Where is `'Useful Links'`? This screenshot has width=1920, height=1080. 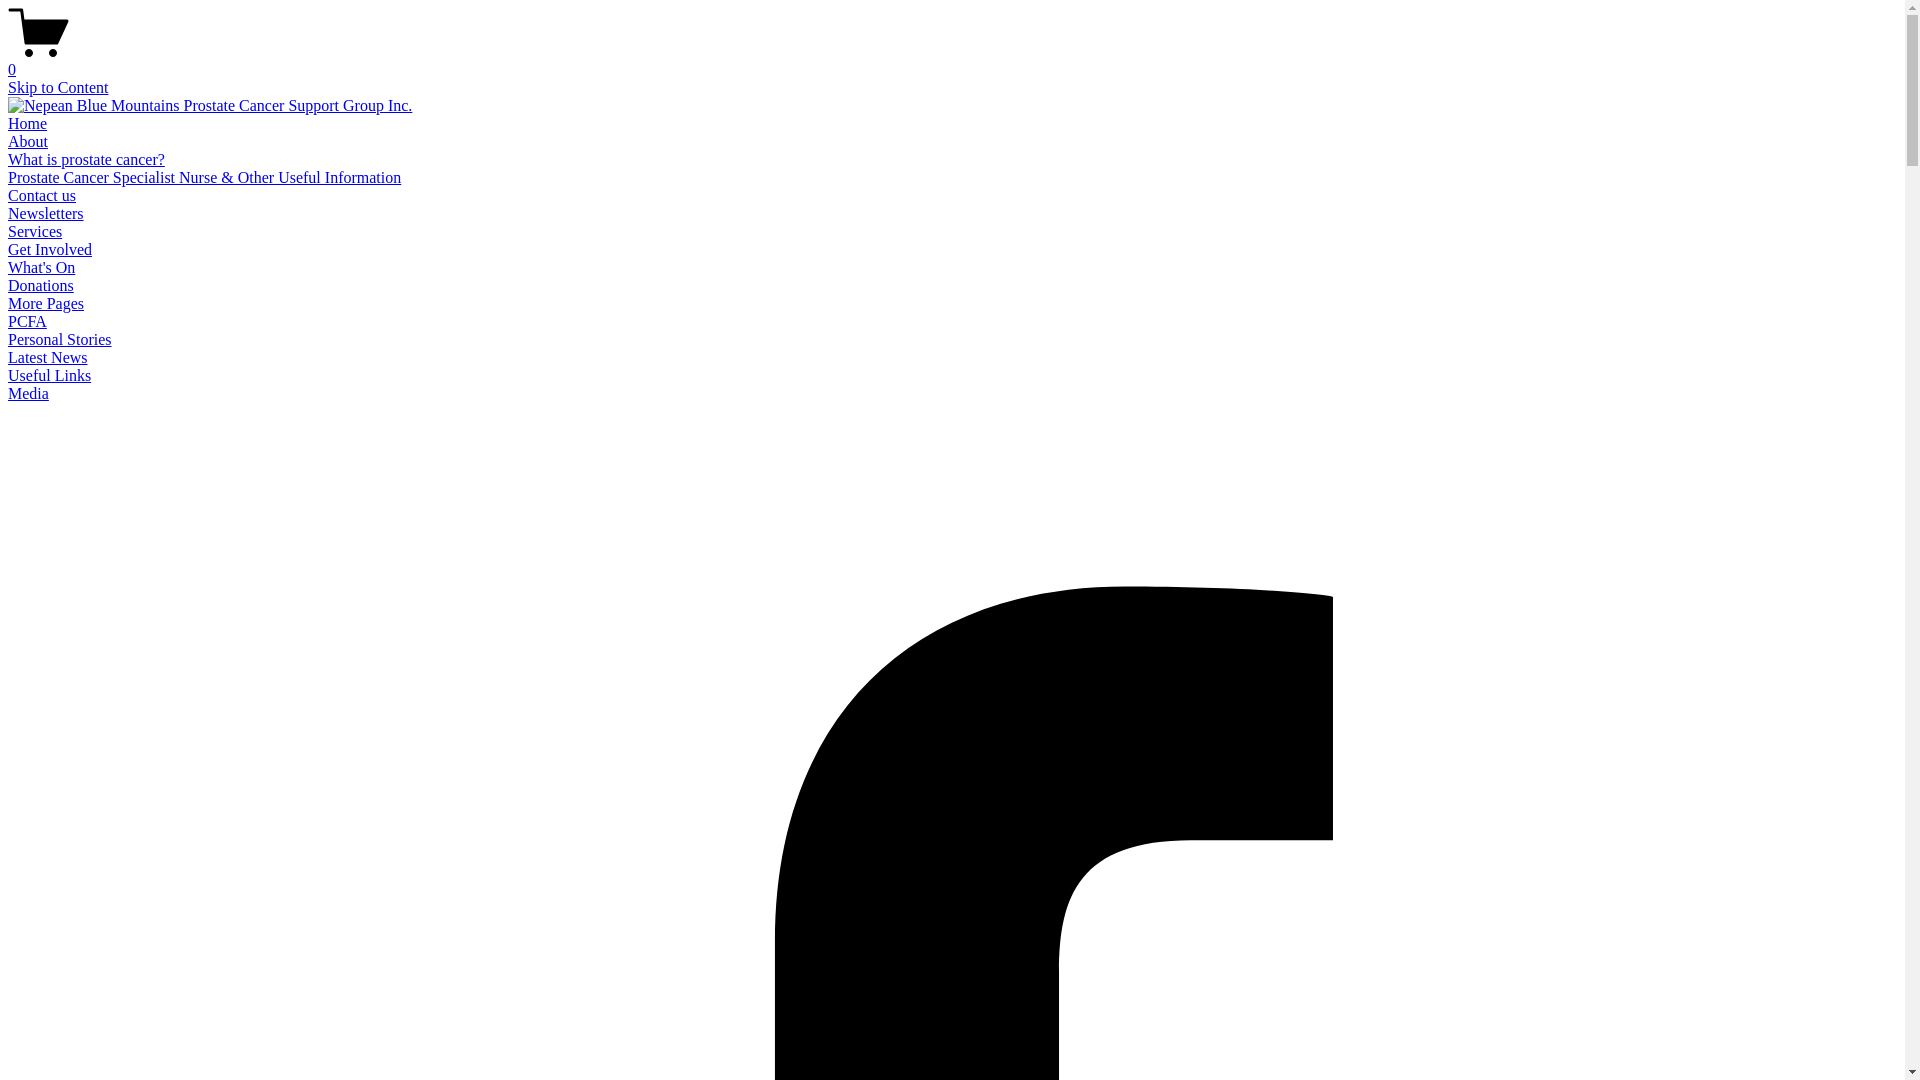 'Useful Links' is located at coordinates (49, 375).